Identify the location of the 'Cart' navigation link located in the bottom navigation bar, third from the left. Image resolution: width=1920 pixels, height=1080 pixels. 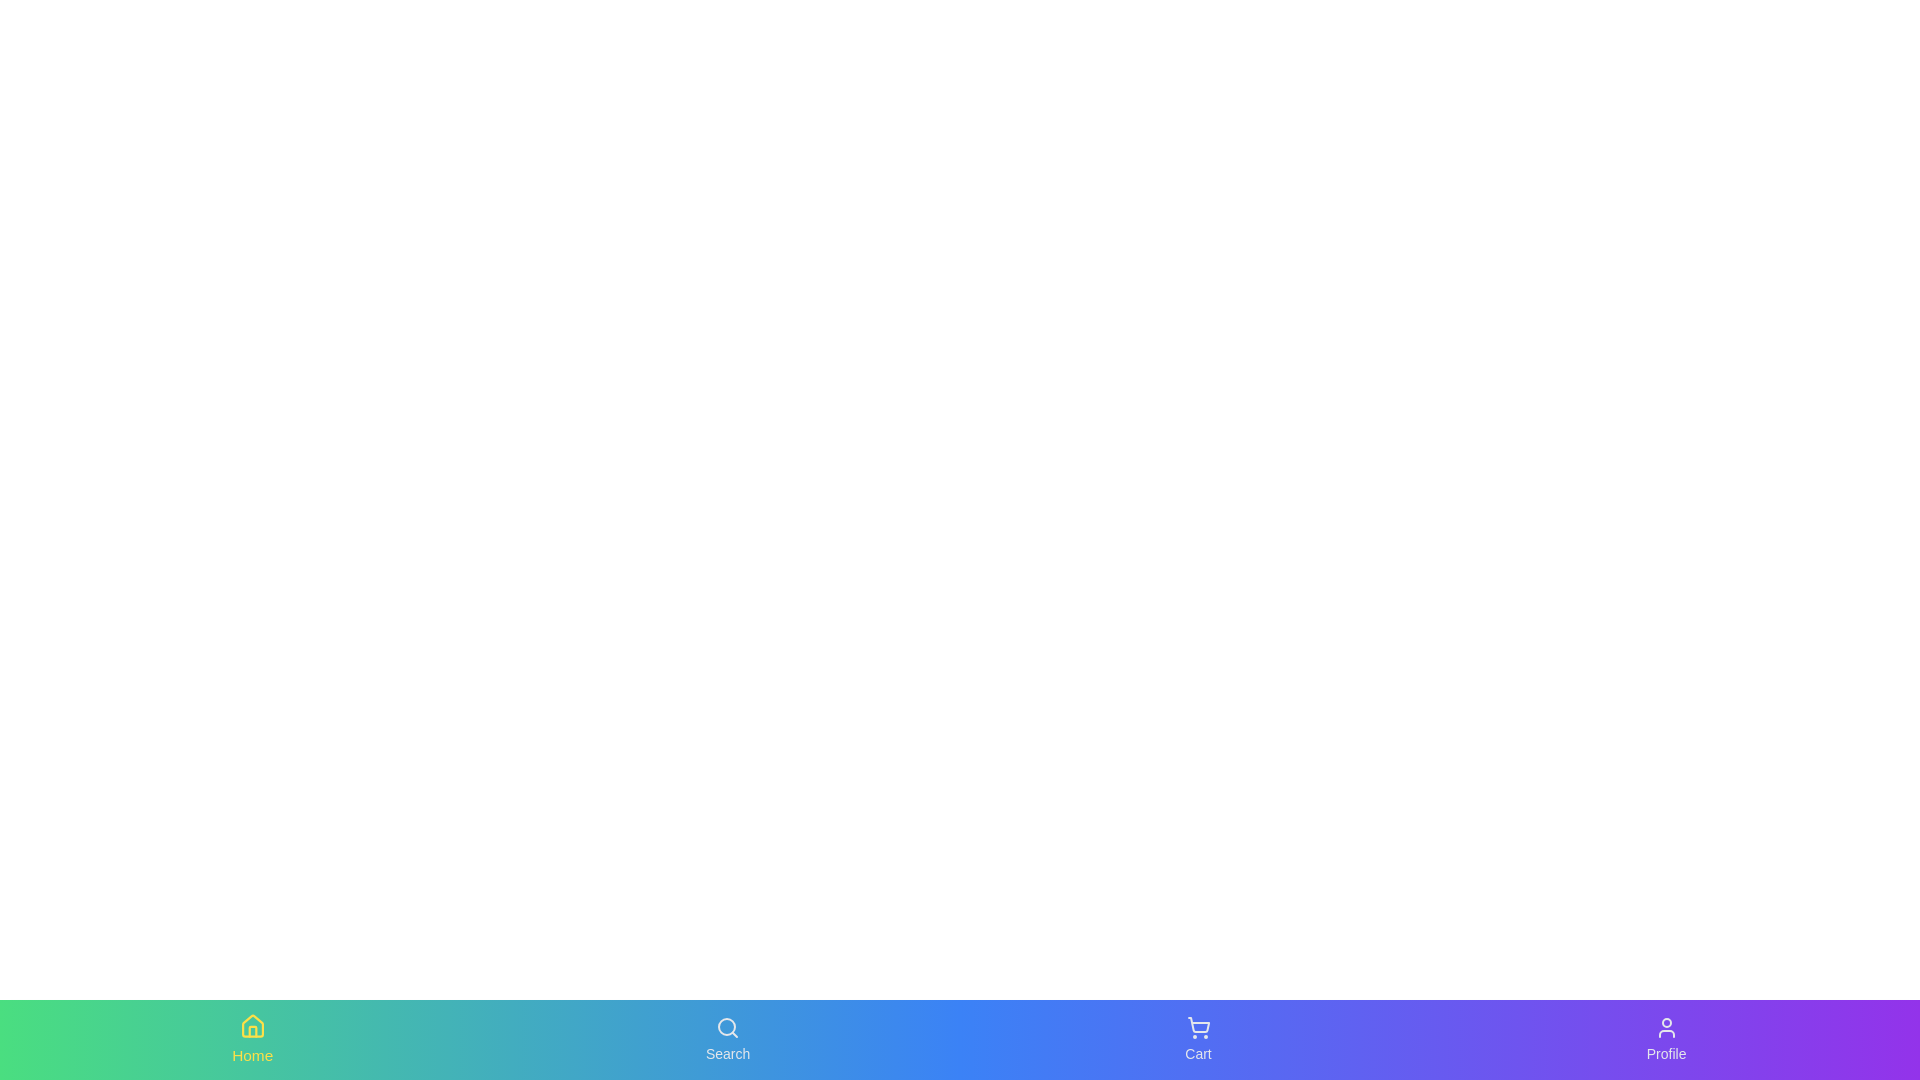
(1198, 1039).